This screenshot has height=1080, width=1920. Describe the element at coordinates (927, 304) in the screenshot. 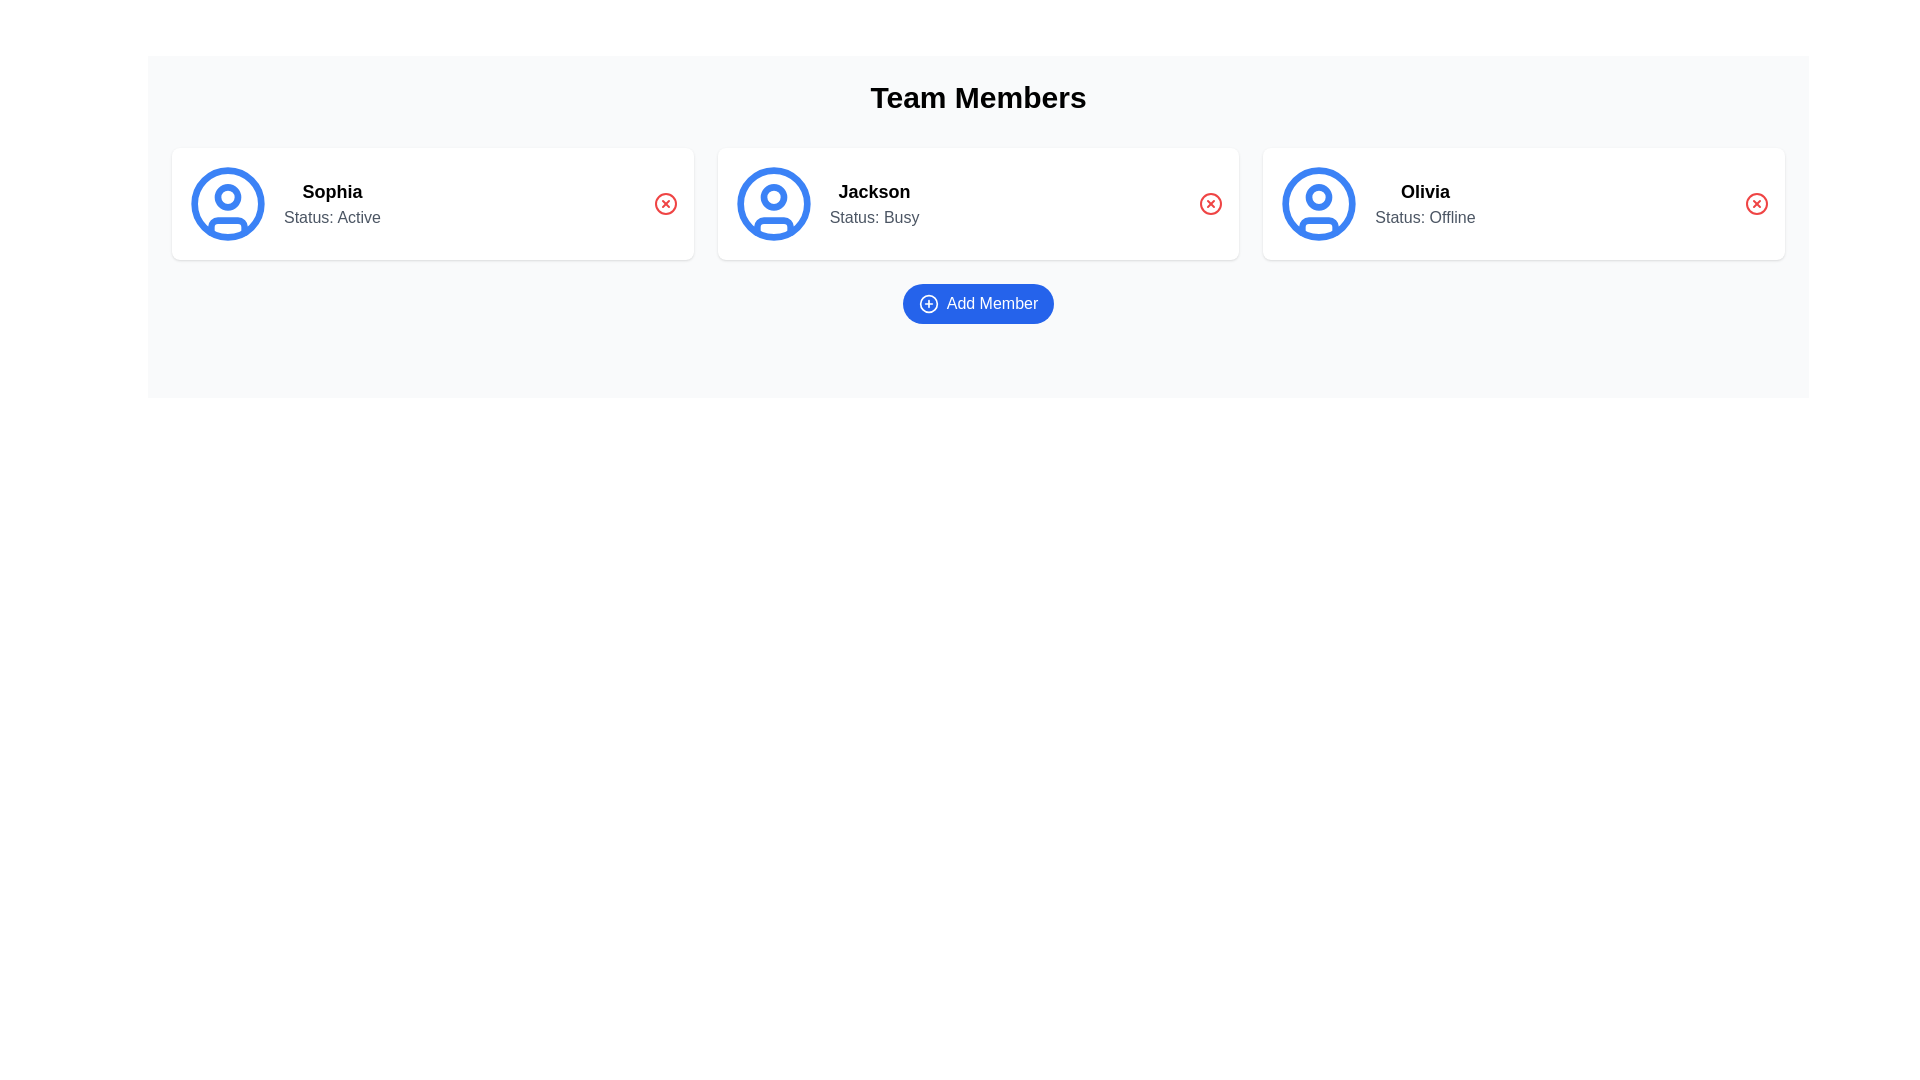

I see `the 'Add Member' button, which is represented by a circular icon located centrally at the bottom of the 'Team Members' section` at that location.